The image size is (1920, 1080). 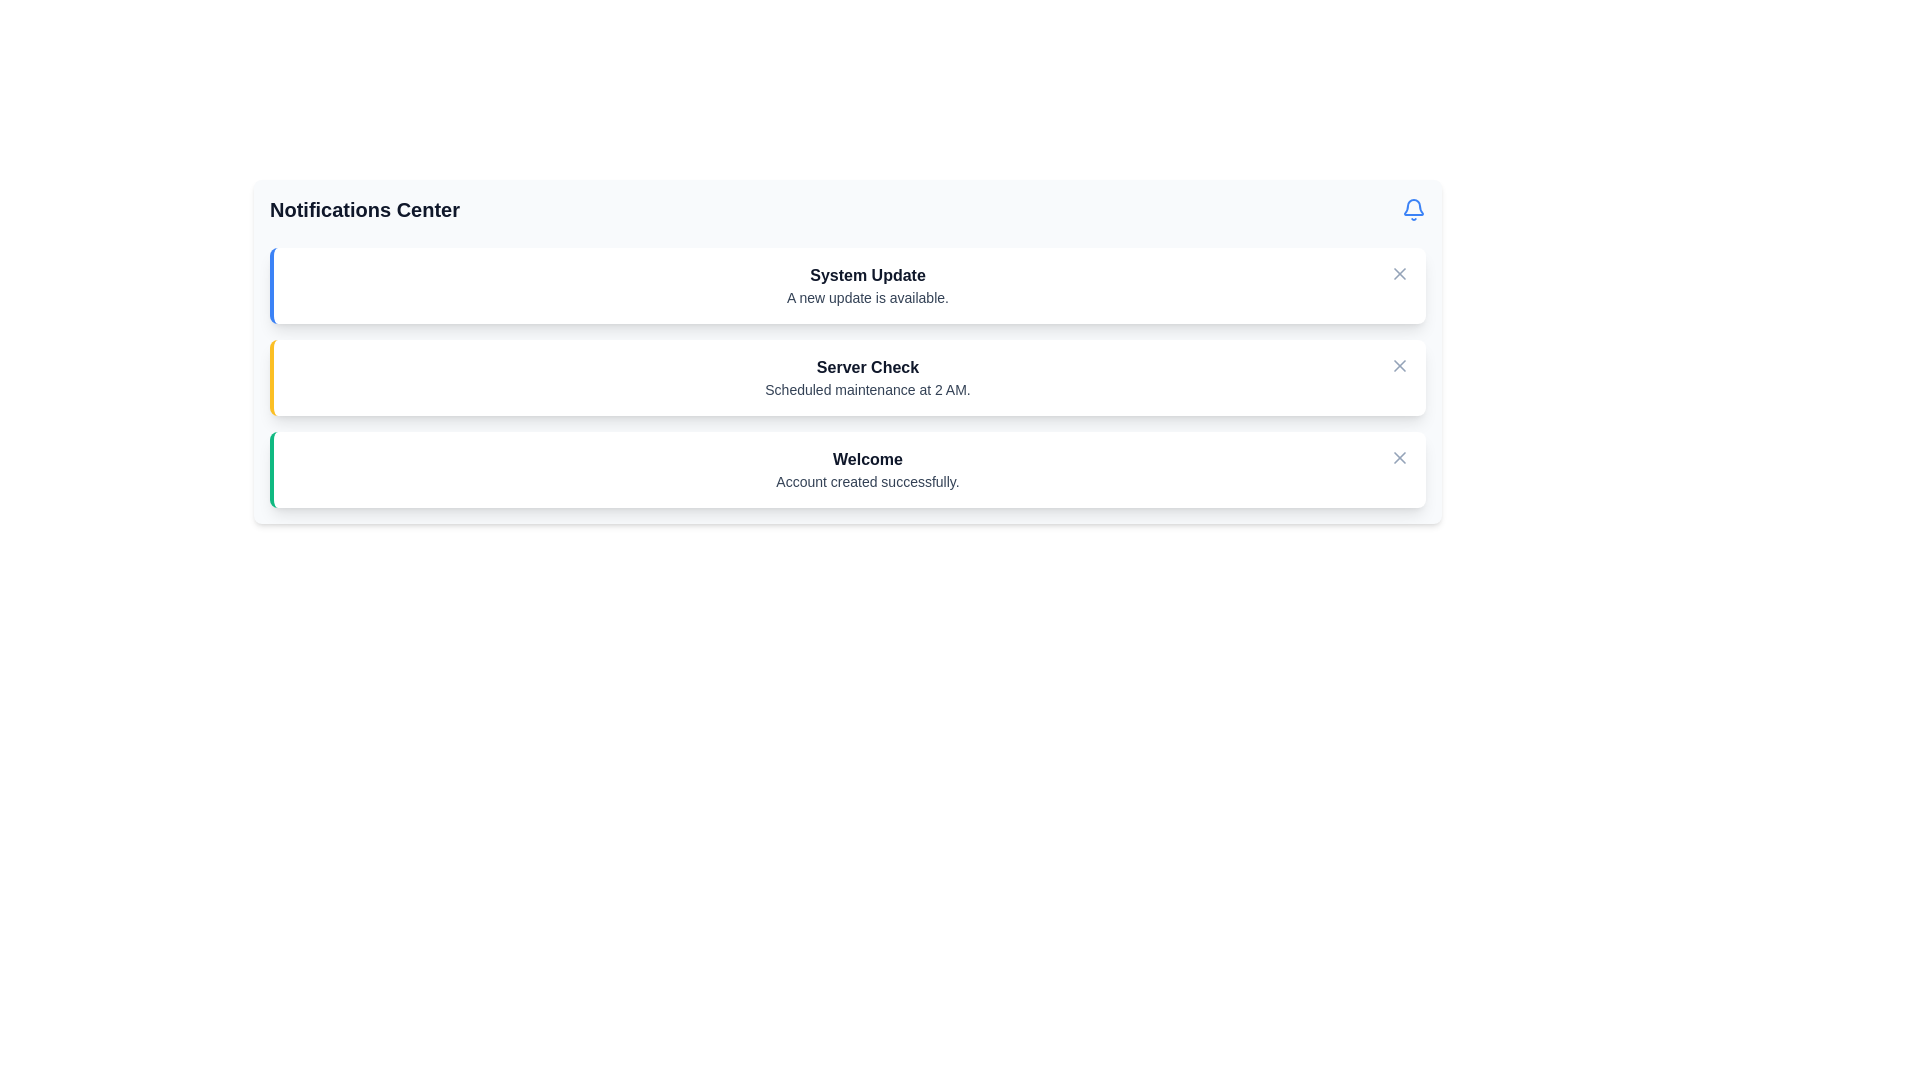 What do you see at coordinates (848, 285) in the screenshot?
I see `details of the first notification card titled 'System Update', which includes a bold title and a subtitle, located at the top of the notification stack` at bounding box center [848, 285].